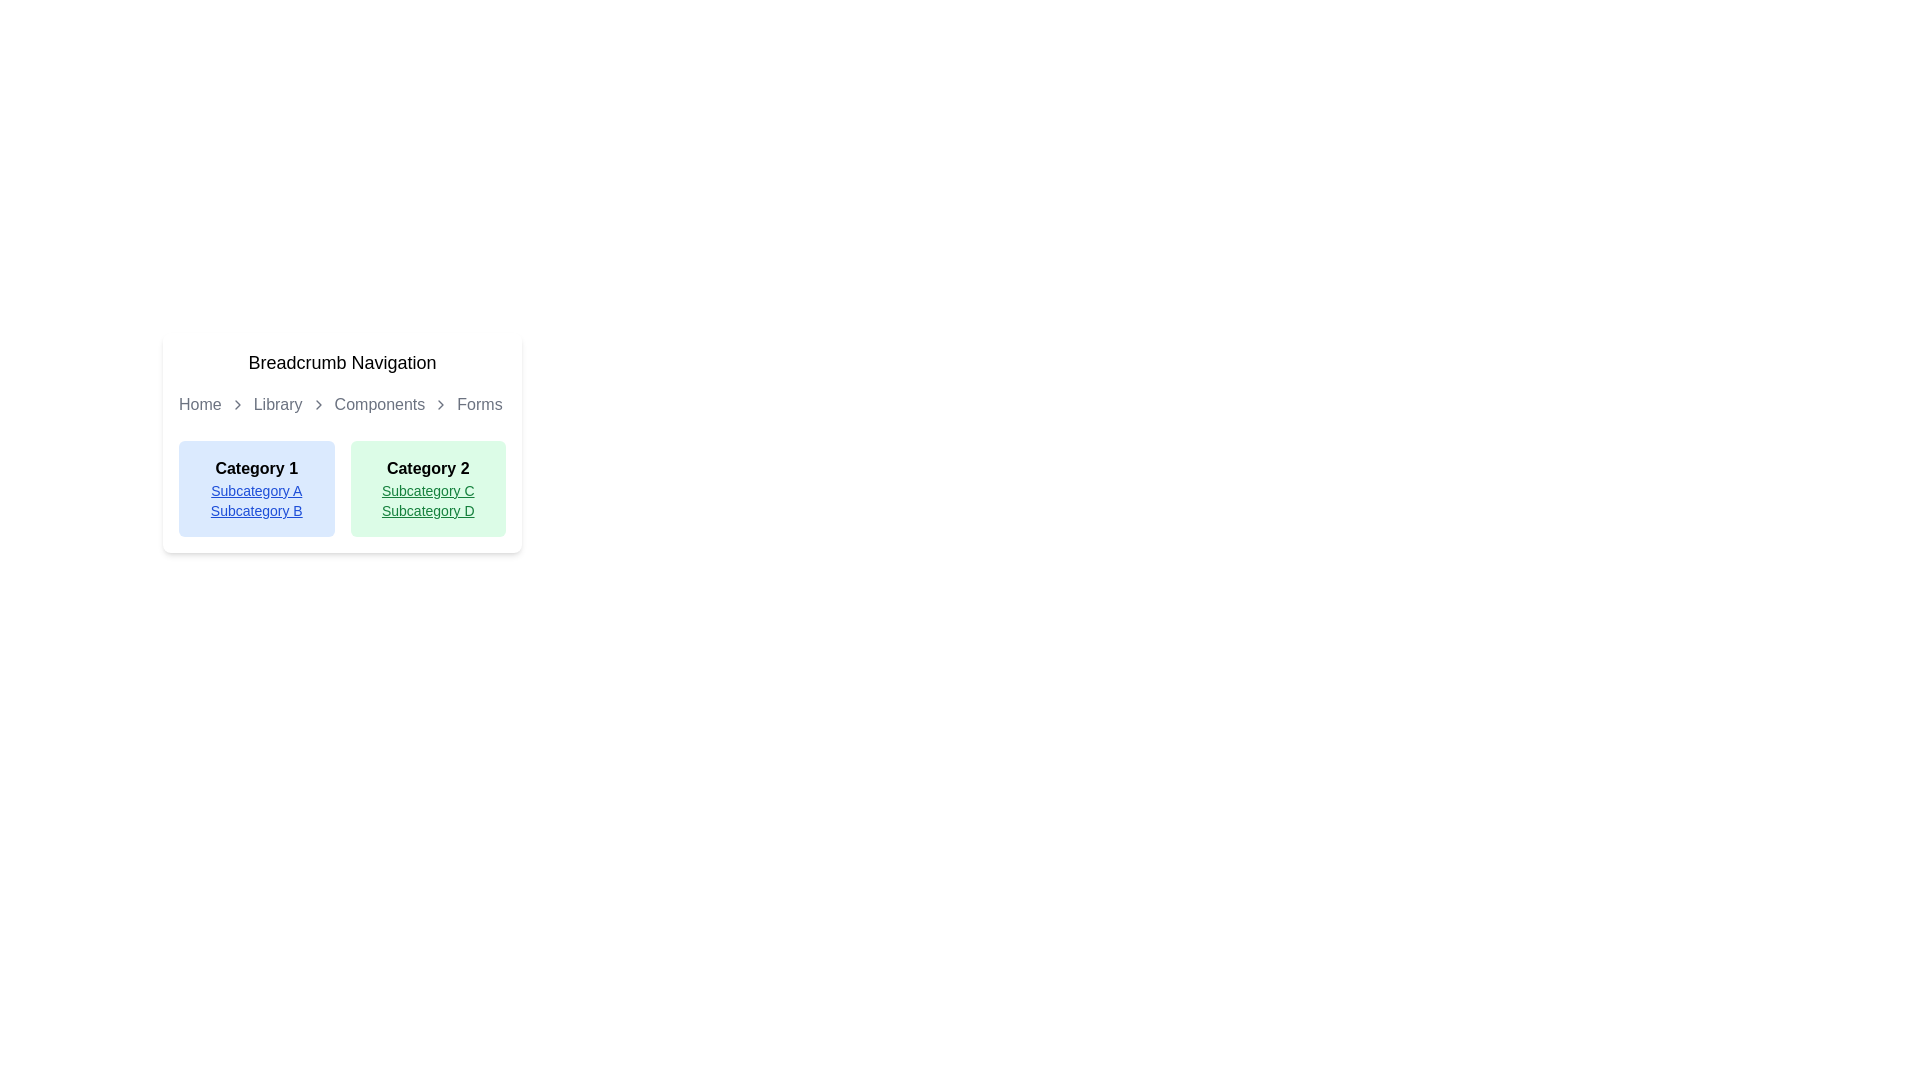  What do you see at coordinates (200, 405) in the screenshot?
I see `the 'Home' hyperlink in the breadcrumb navigation using keyboard tab focus` at bounding box center [200, 405].